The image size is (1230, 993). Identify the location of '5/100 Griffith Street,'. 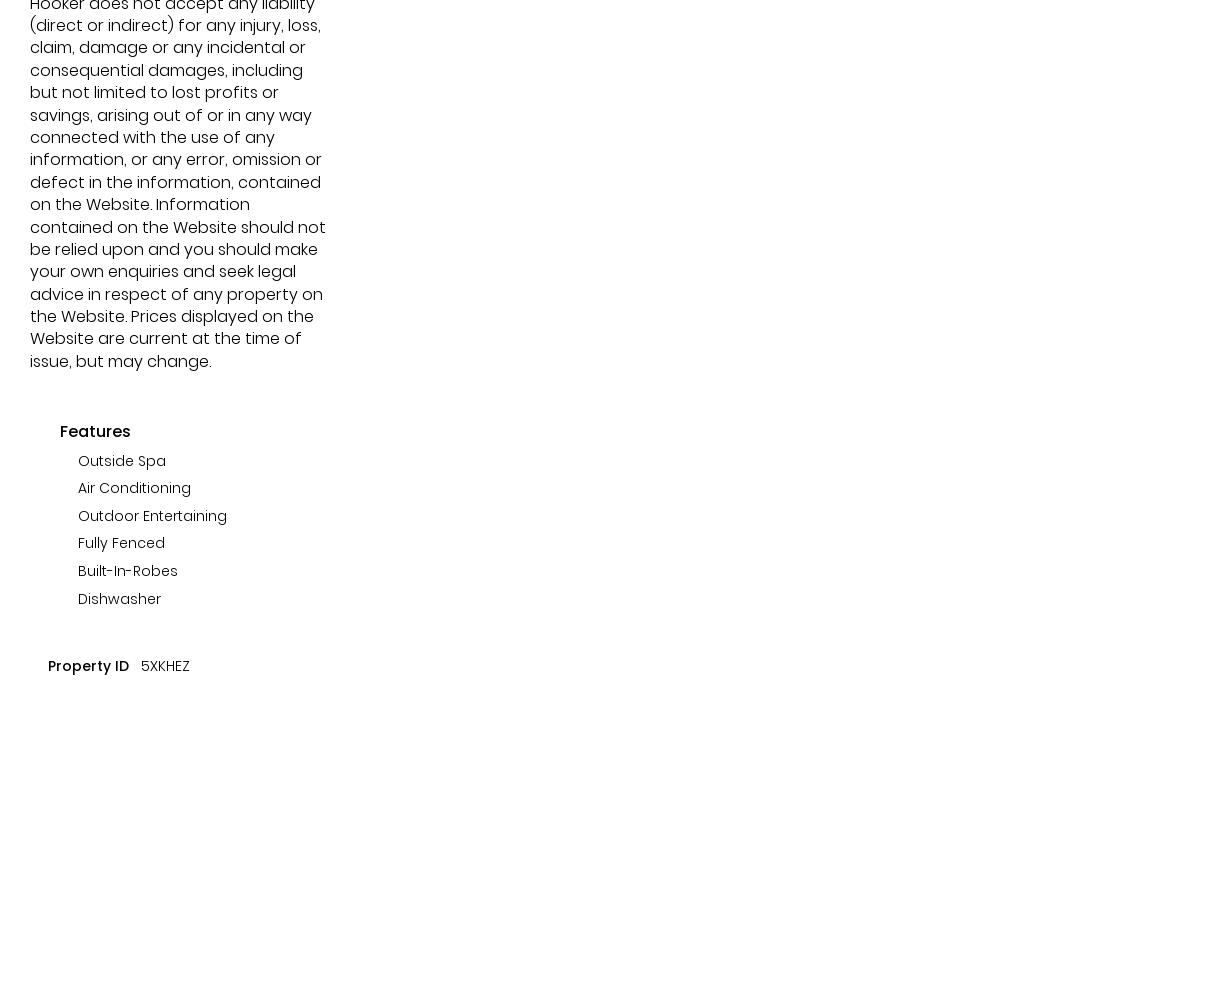
(179, 257).